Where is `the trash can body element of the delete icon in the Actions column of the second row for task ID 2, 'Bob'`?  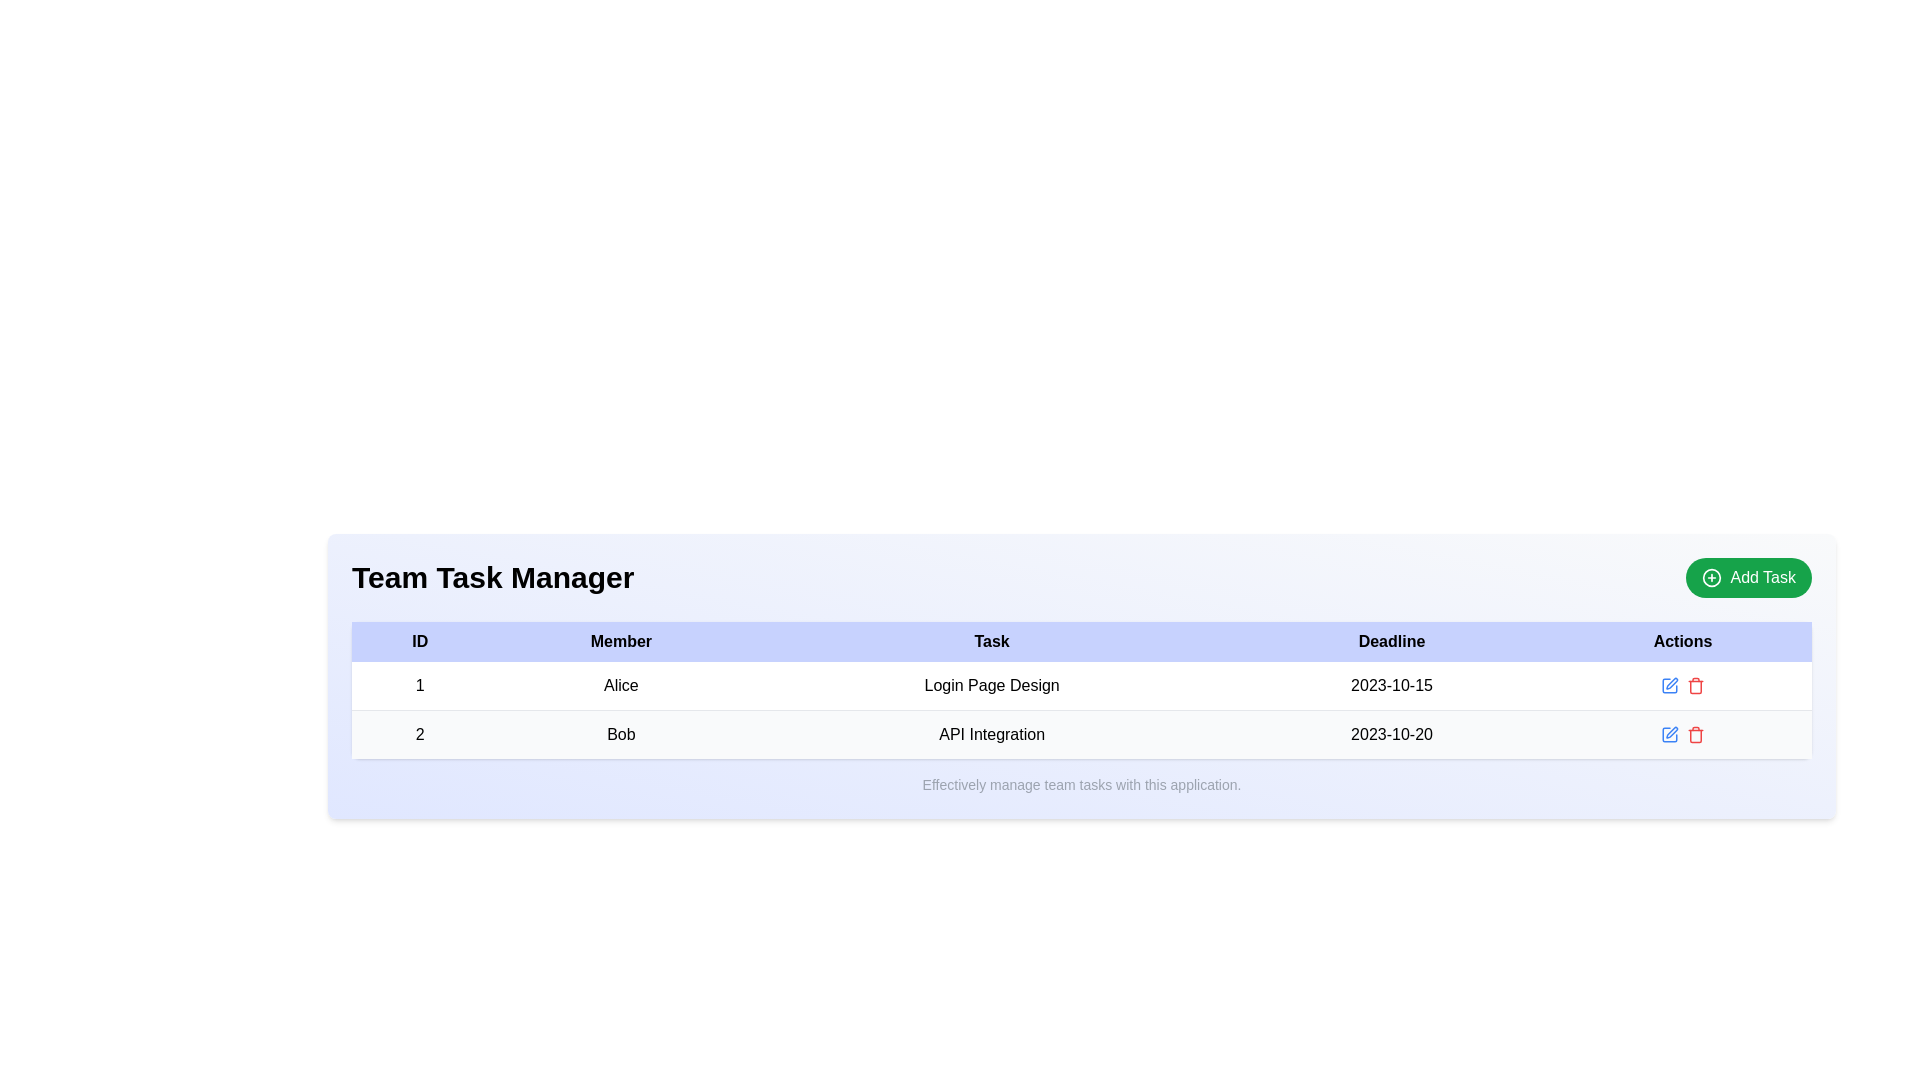
the trash can body element of the delete icon in the Actions column of the second row for task ID 2, 'Bob' is located at coordinates (1694, 736).